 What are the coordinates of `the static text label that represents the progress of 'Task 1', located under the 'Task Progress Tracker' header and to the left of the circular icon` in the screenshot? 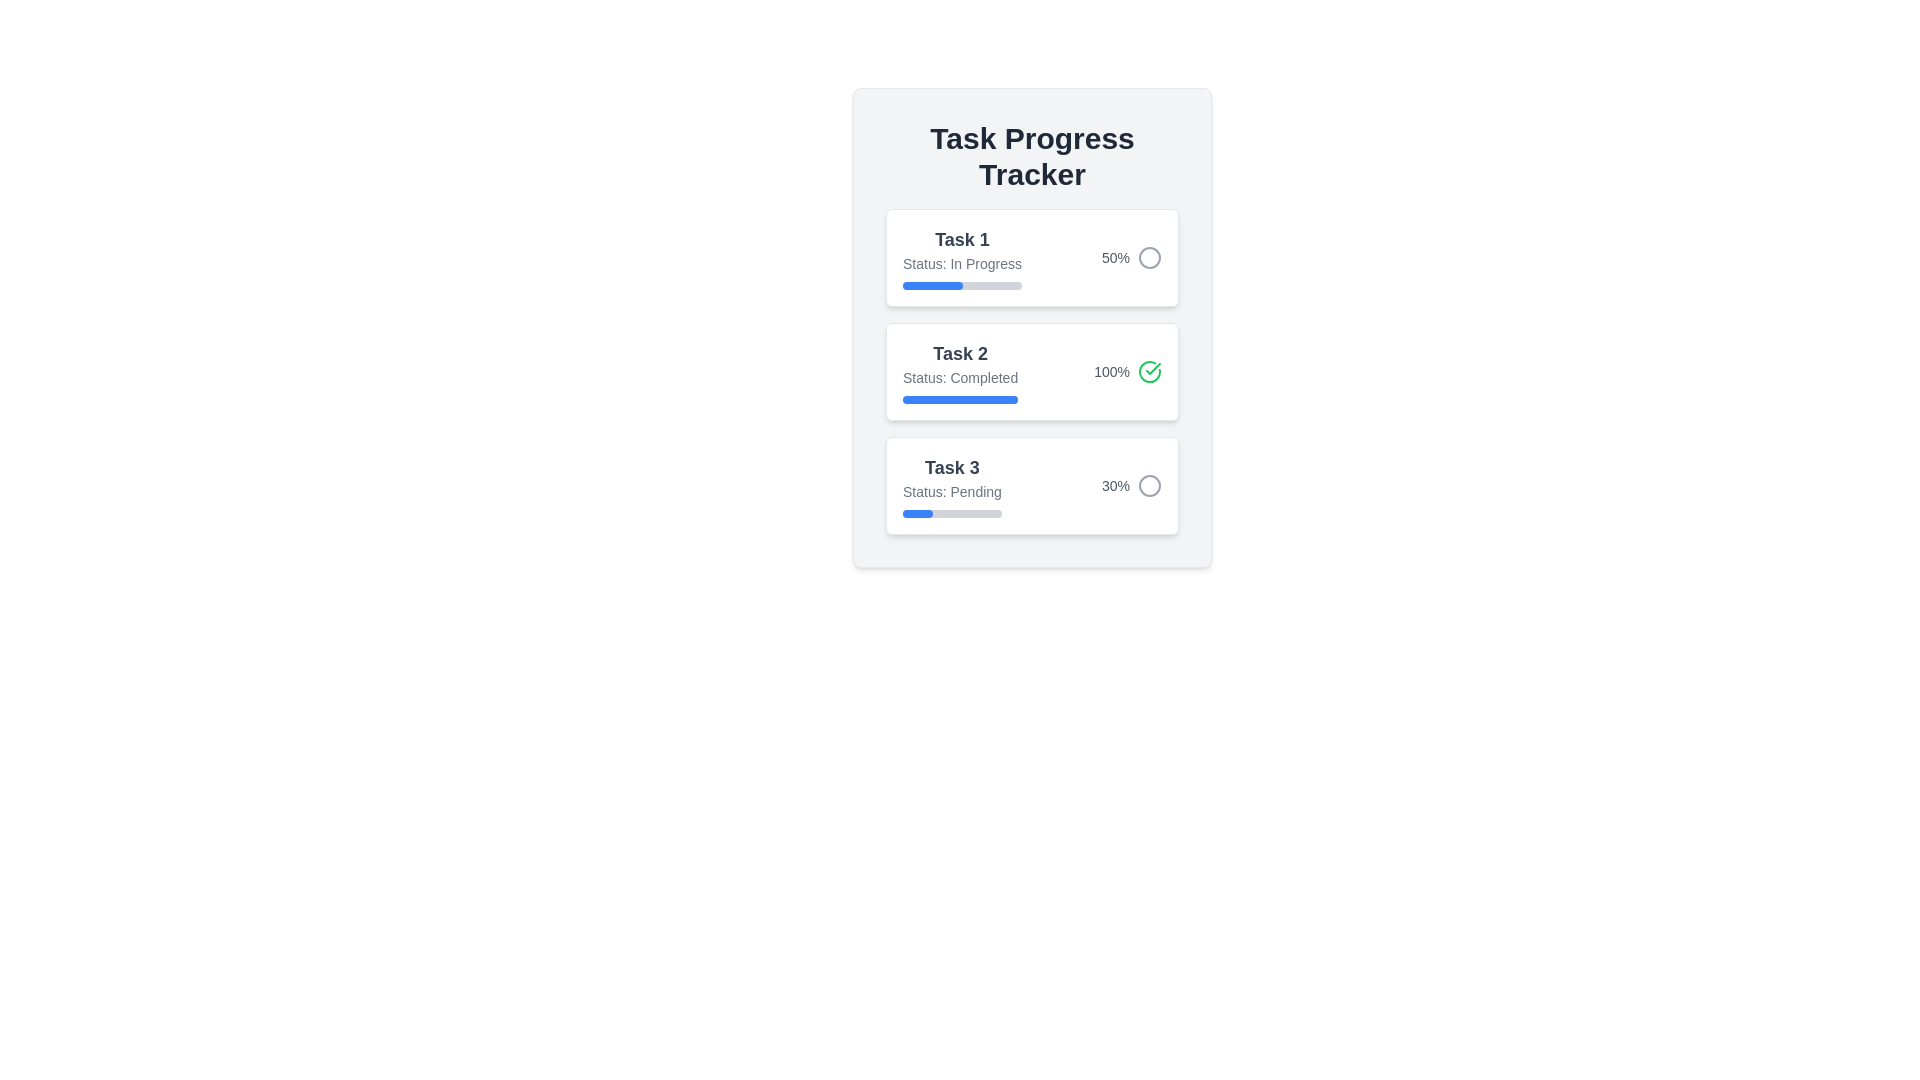 It's located at (1114, 257).